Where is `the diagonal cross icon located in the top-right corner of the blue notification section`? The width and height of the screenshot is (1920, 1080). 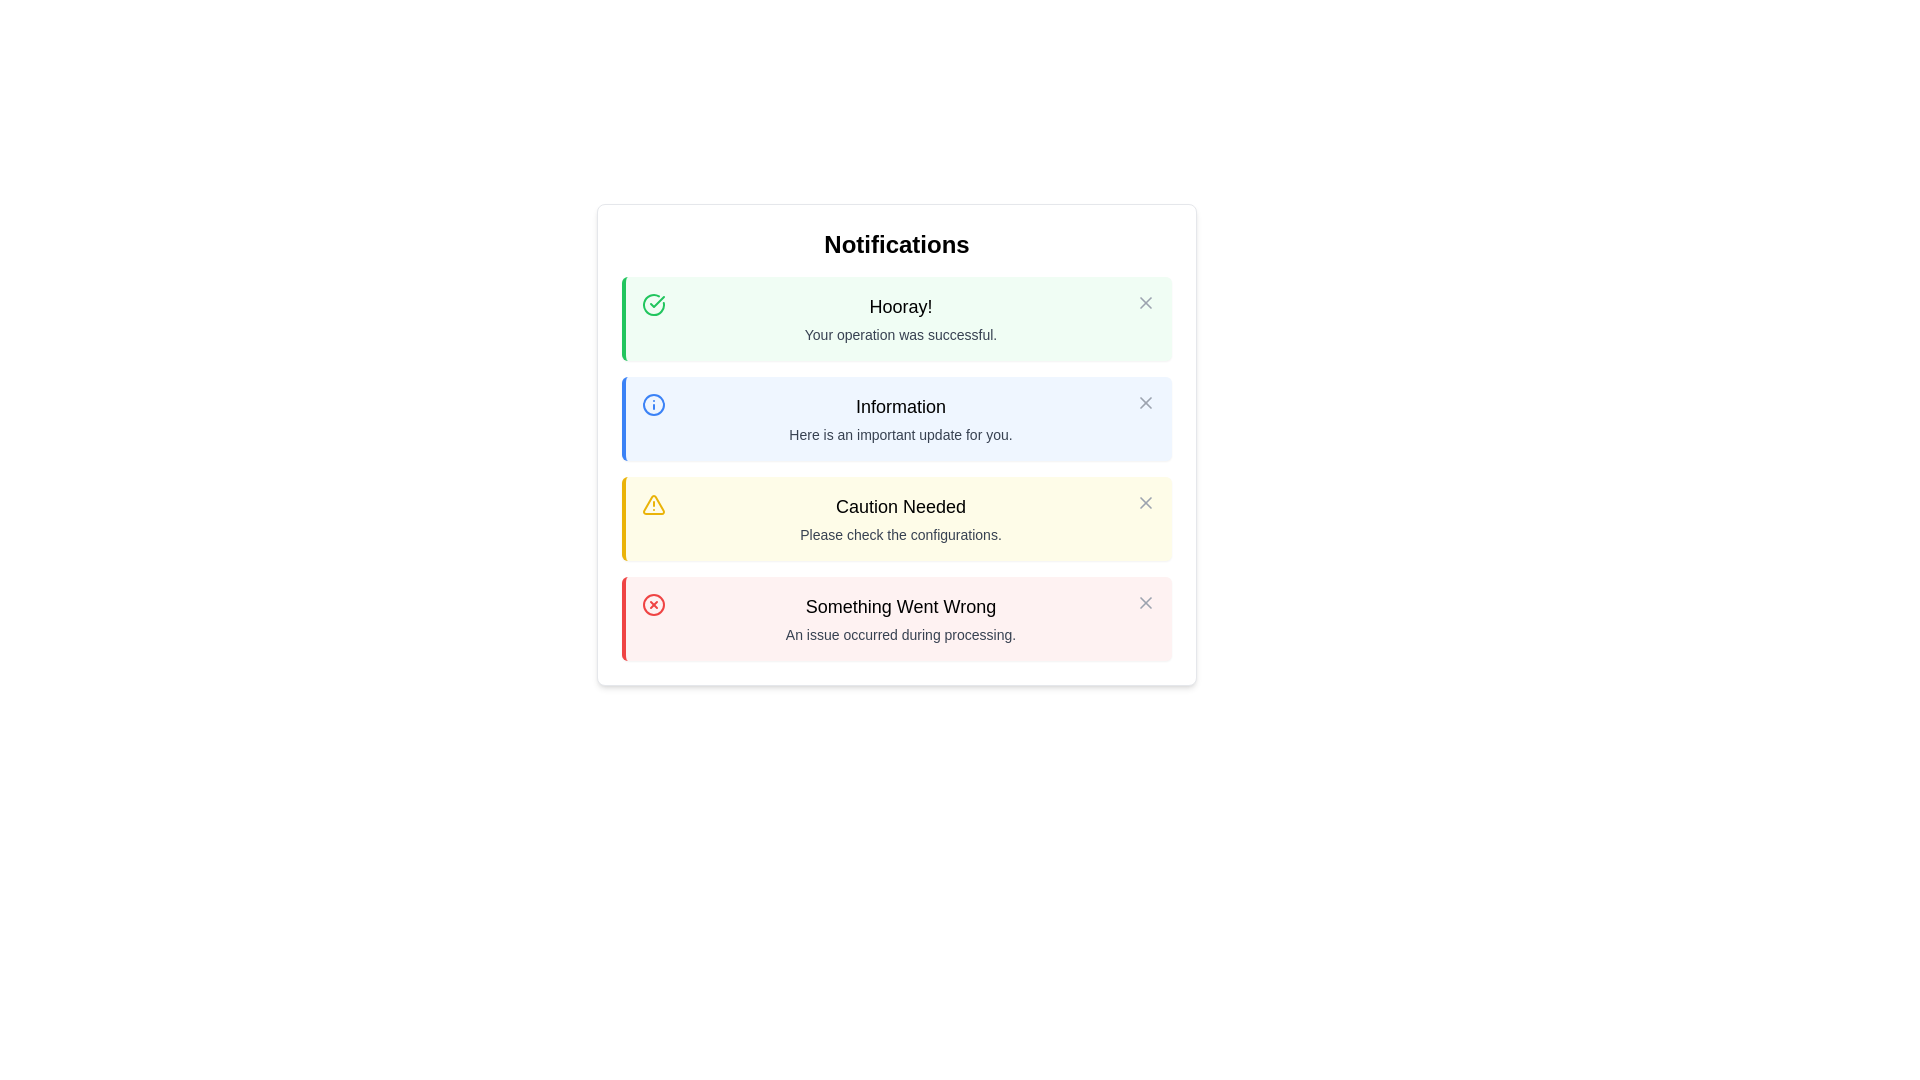
the diagonal cross icon located in the top-right corner of the blue notification section is located at coordinates (1146, 402).